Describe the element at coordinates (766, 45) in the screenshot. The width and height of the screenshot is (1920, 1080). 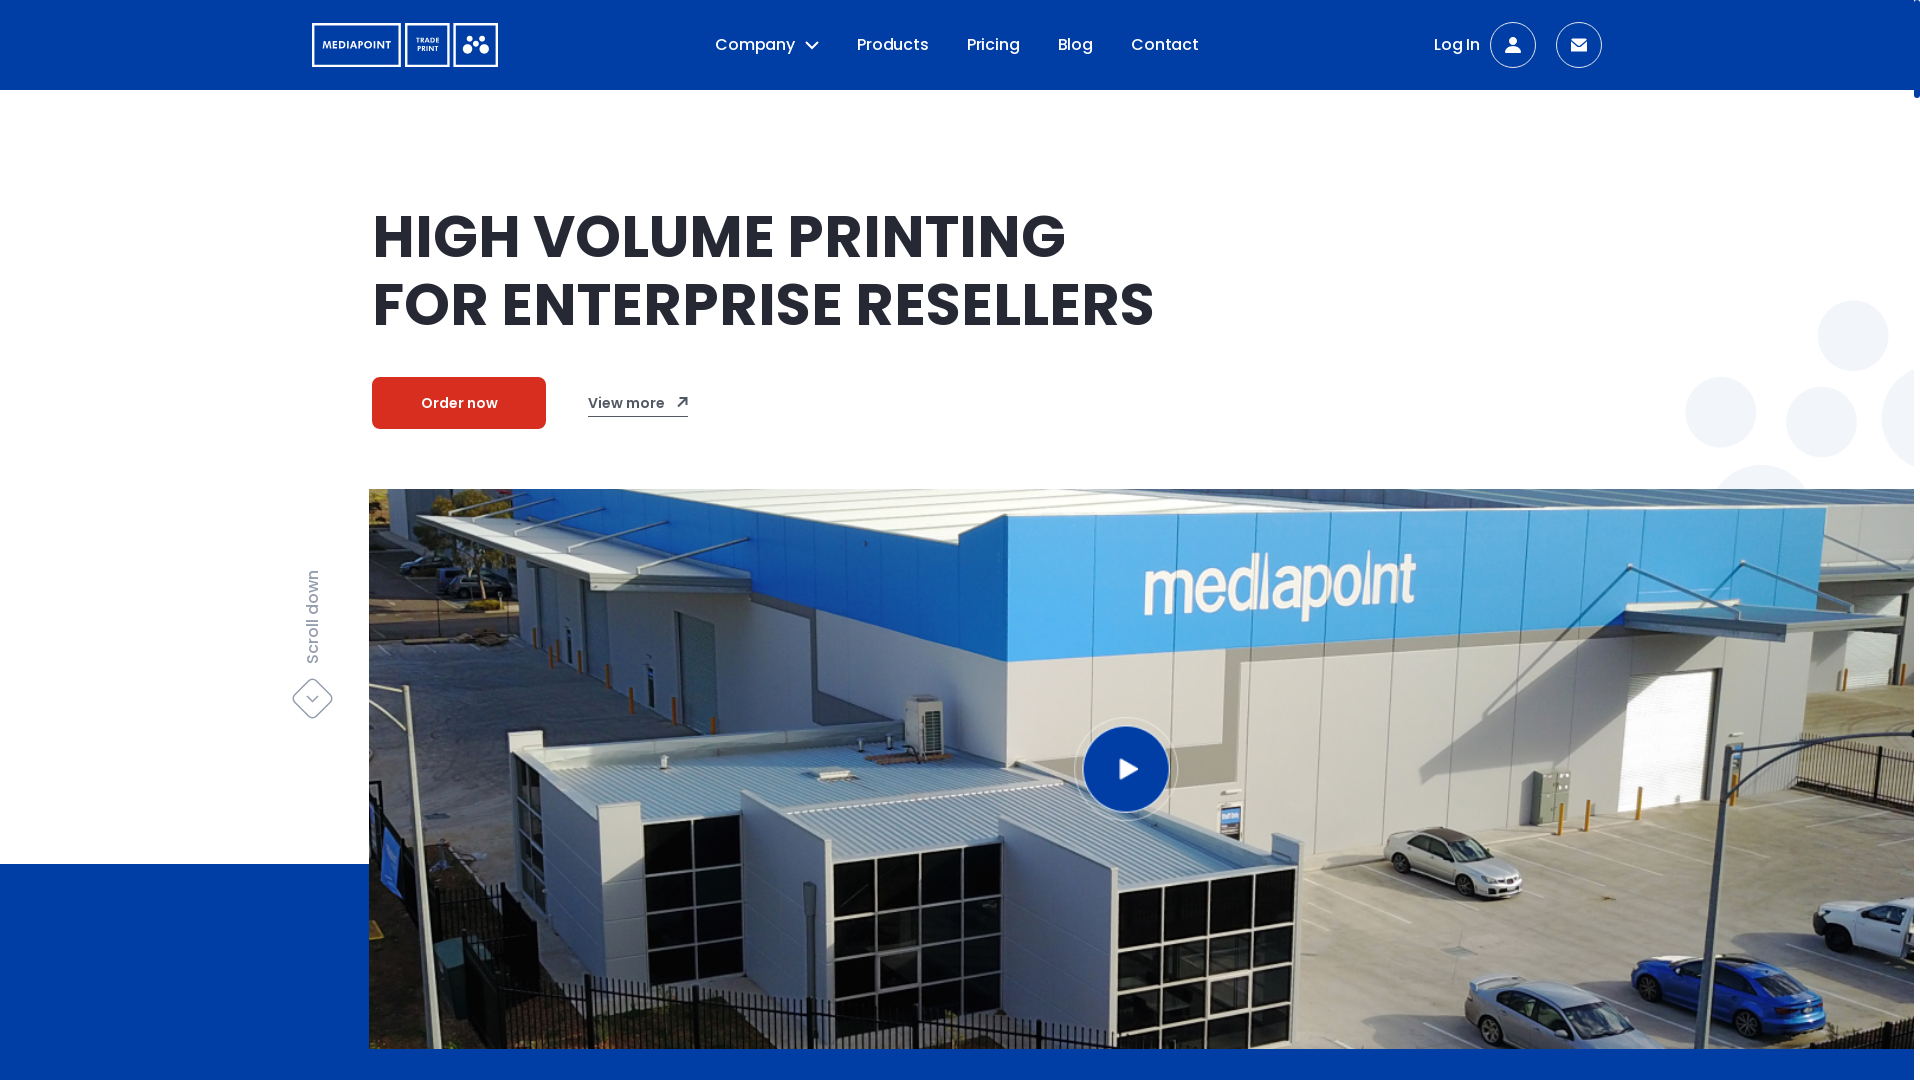
I see `'Company'` at that location.